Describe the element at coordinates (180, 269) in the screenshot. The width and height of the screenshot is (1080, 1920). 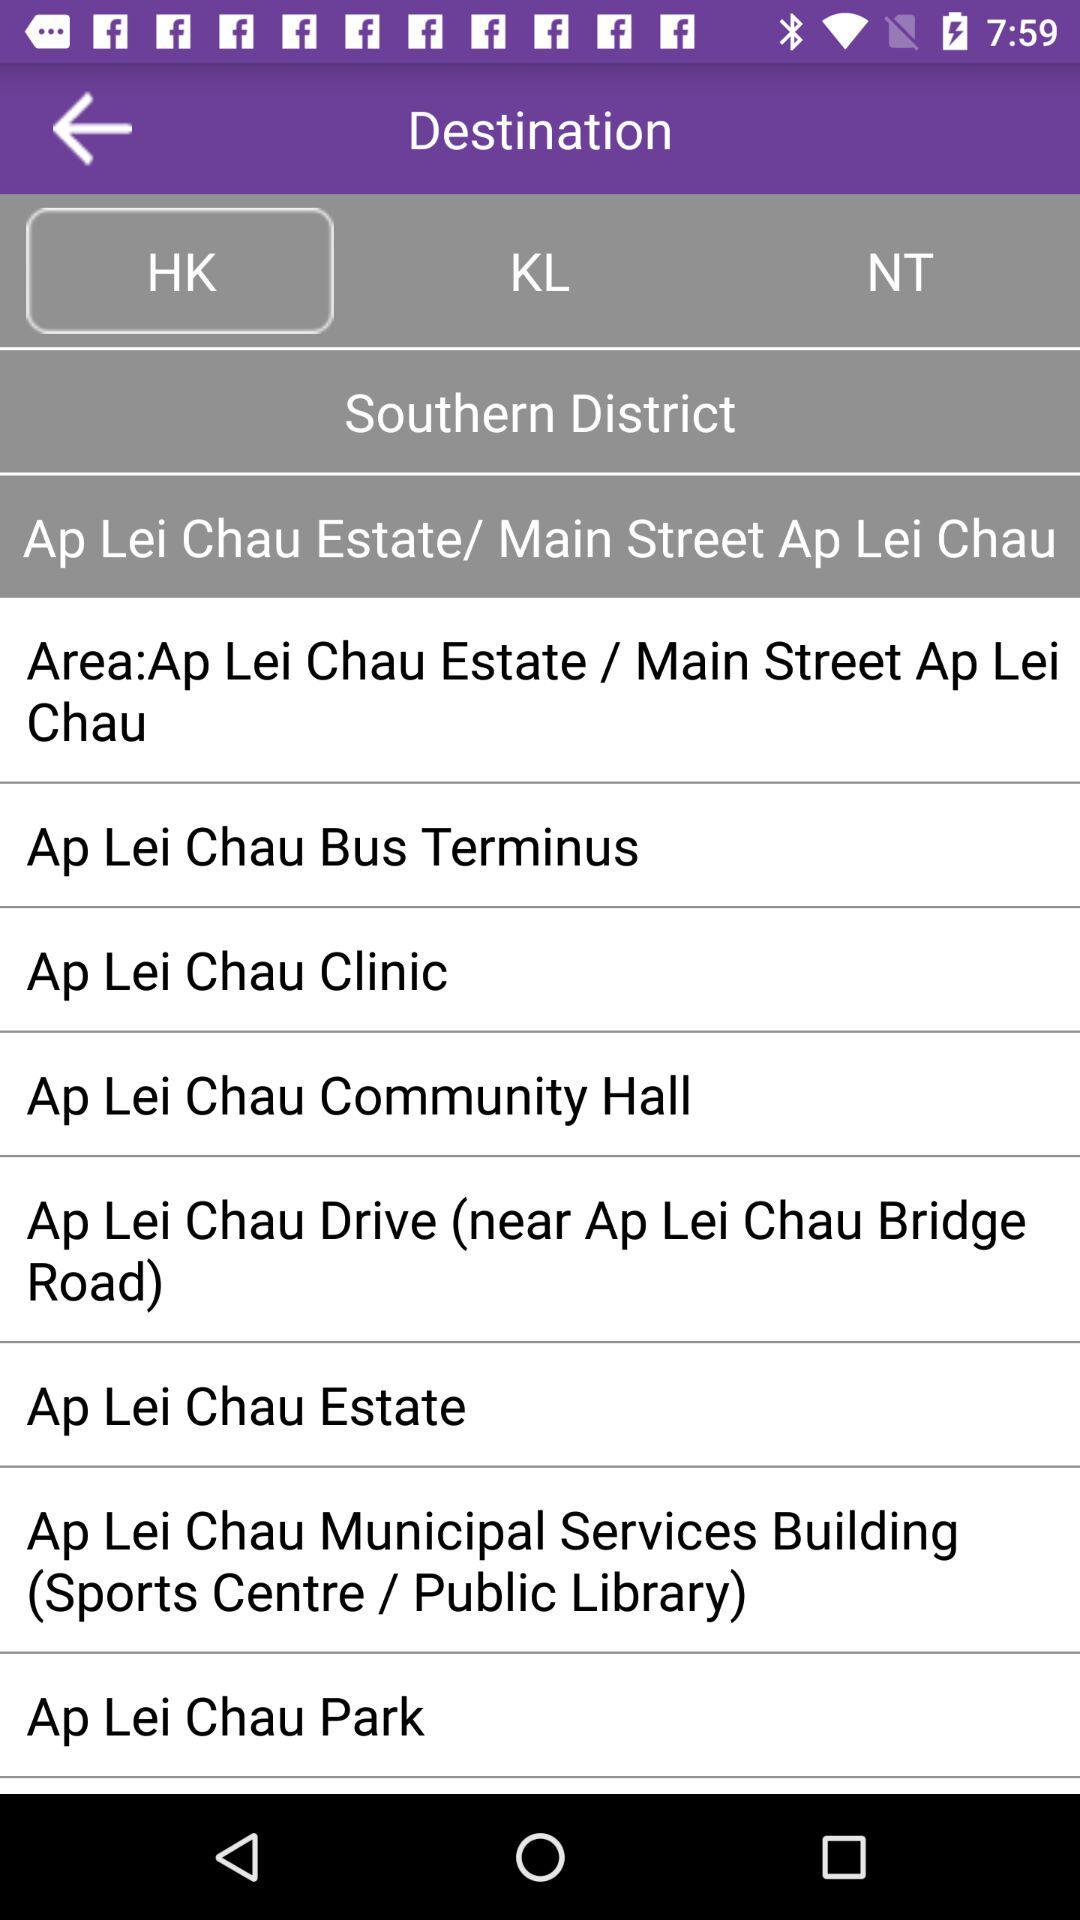
I see `move to hk tab` at that location.